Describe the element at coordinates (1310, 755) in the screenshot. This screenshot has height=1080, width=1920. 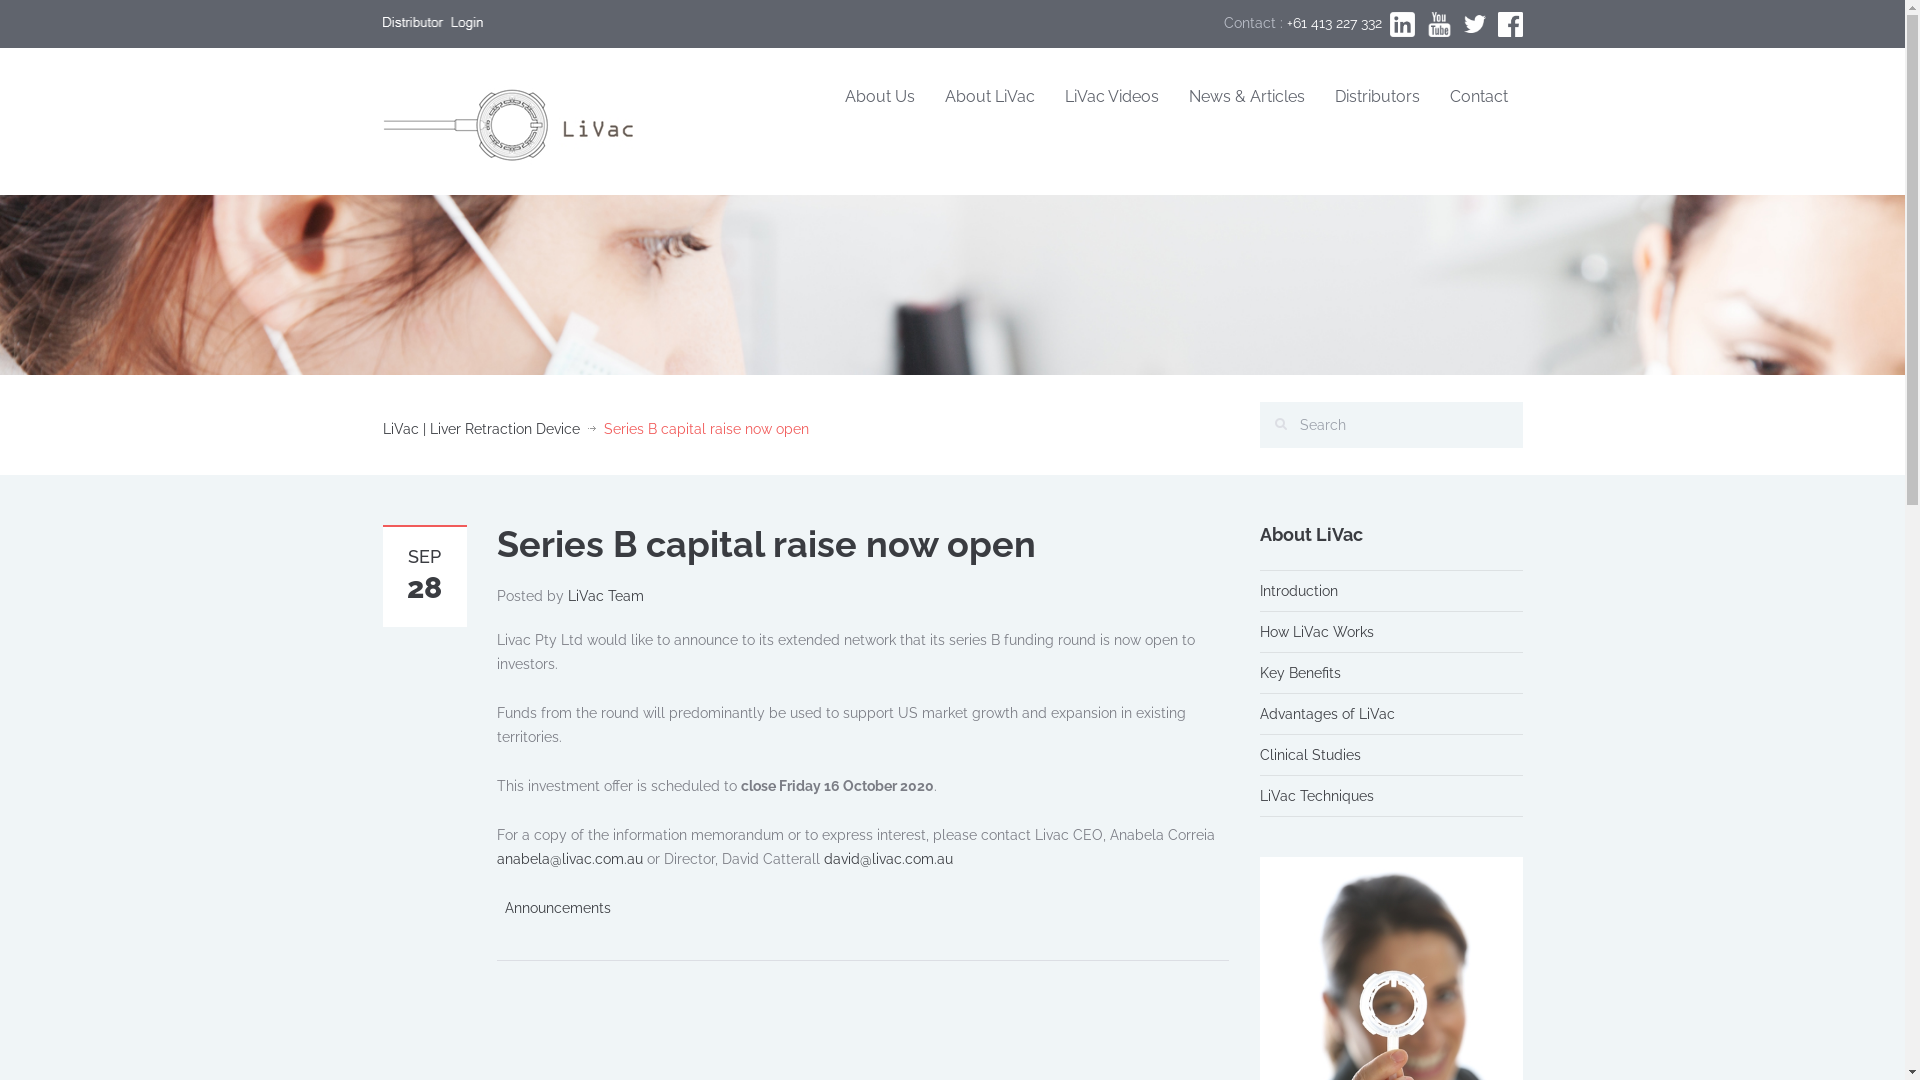
I see `'Clinical Studies'` at that location.